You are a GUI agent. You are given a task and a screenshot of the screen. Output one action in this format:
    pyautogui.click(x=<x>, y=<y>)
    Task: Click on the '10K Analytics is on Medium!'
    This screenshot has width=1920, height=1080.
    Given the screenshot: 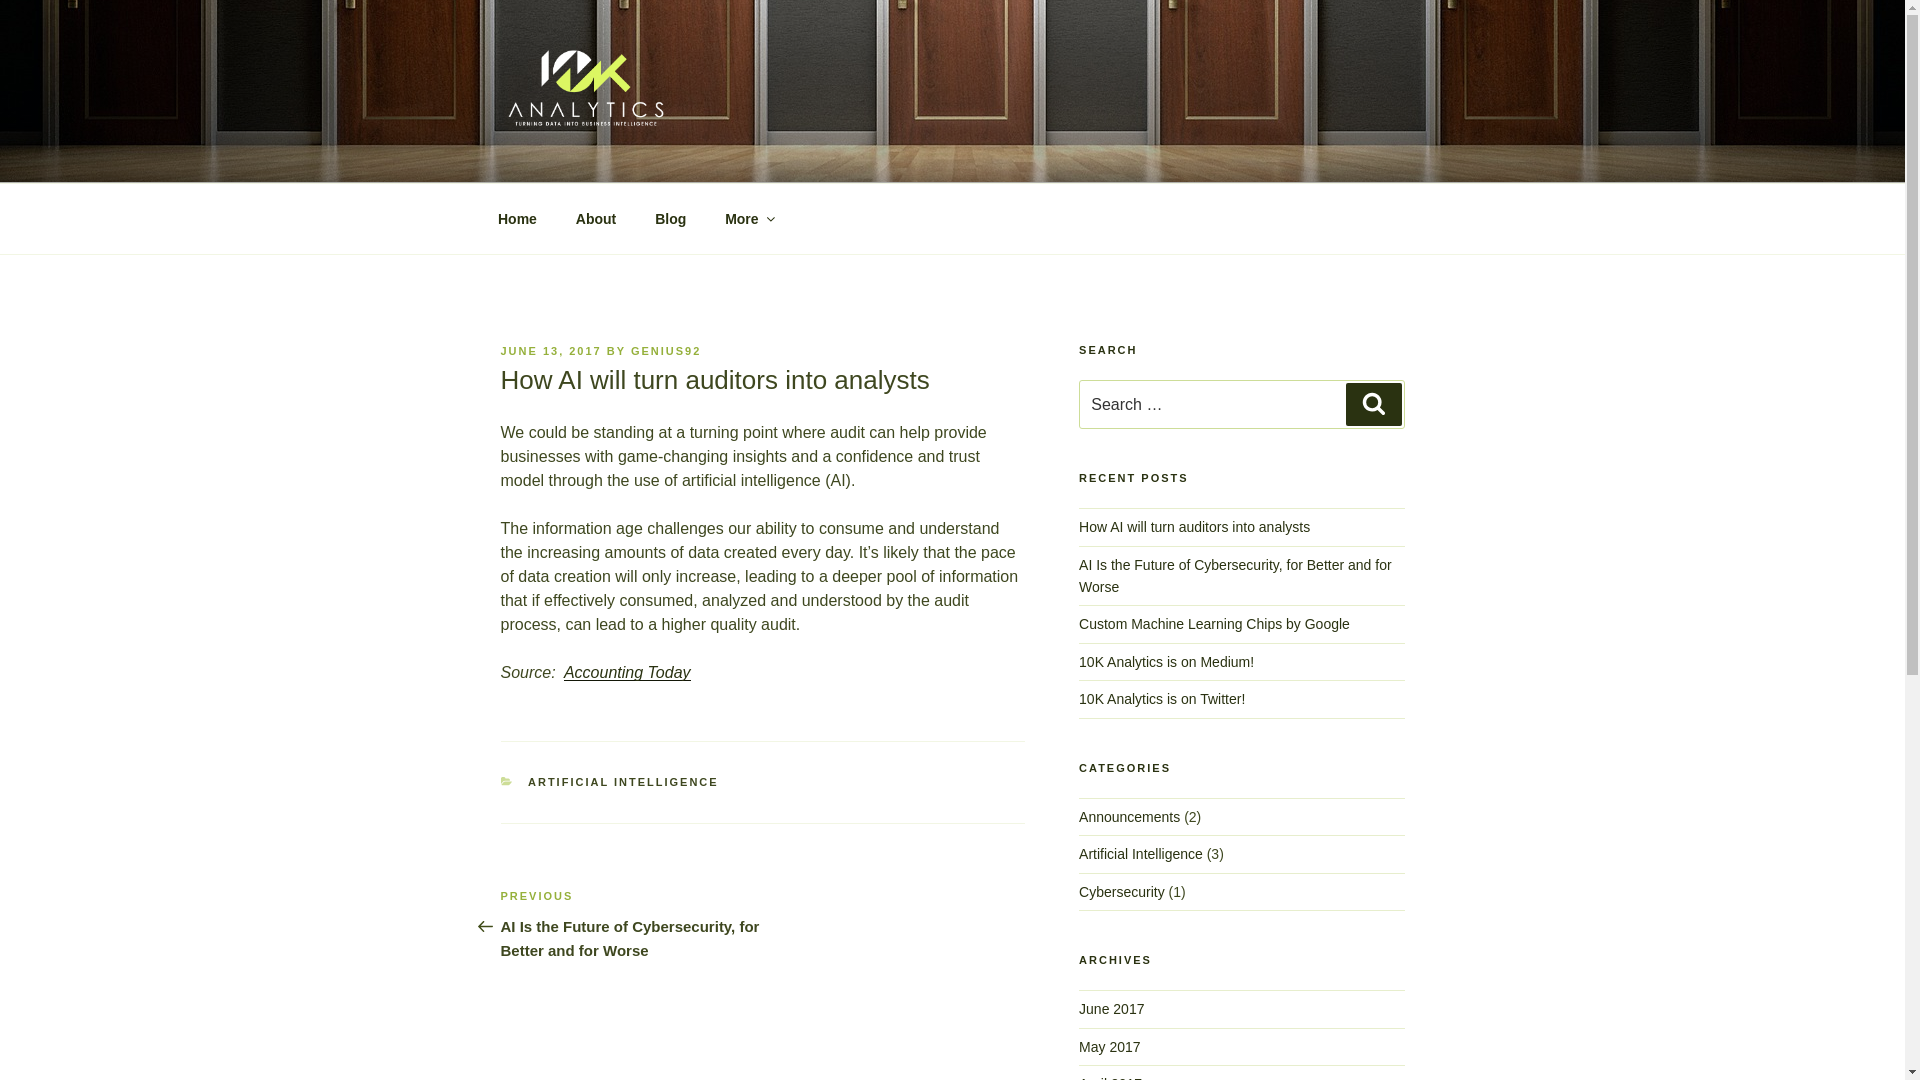 What is the action you would take?
    pyautogui.click(x=1166, y=662)
    